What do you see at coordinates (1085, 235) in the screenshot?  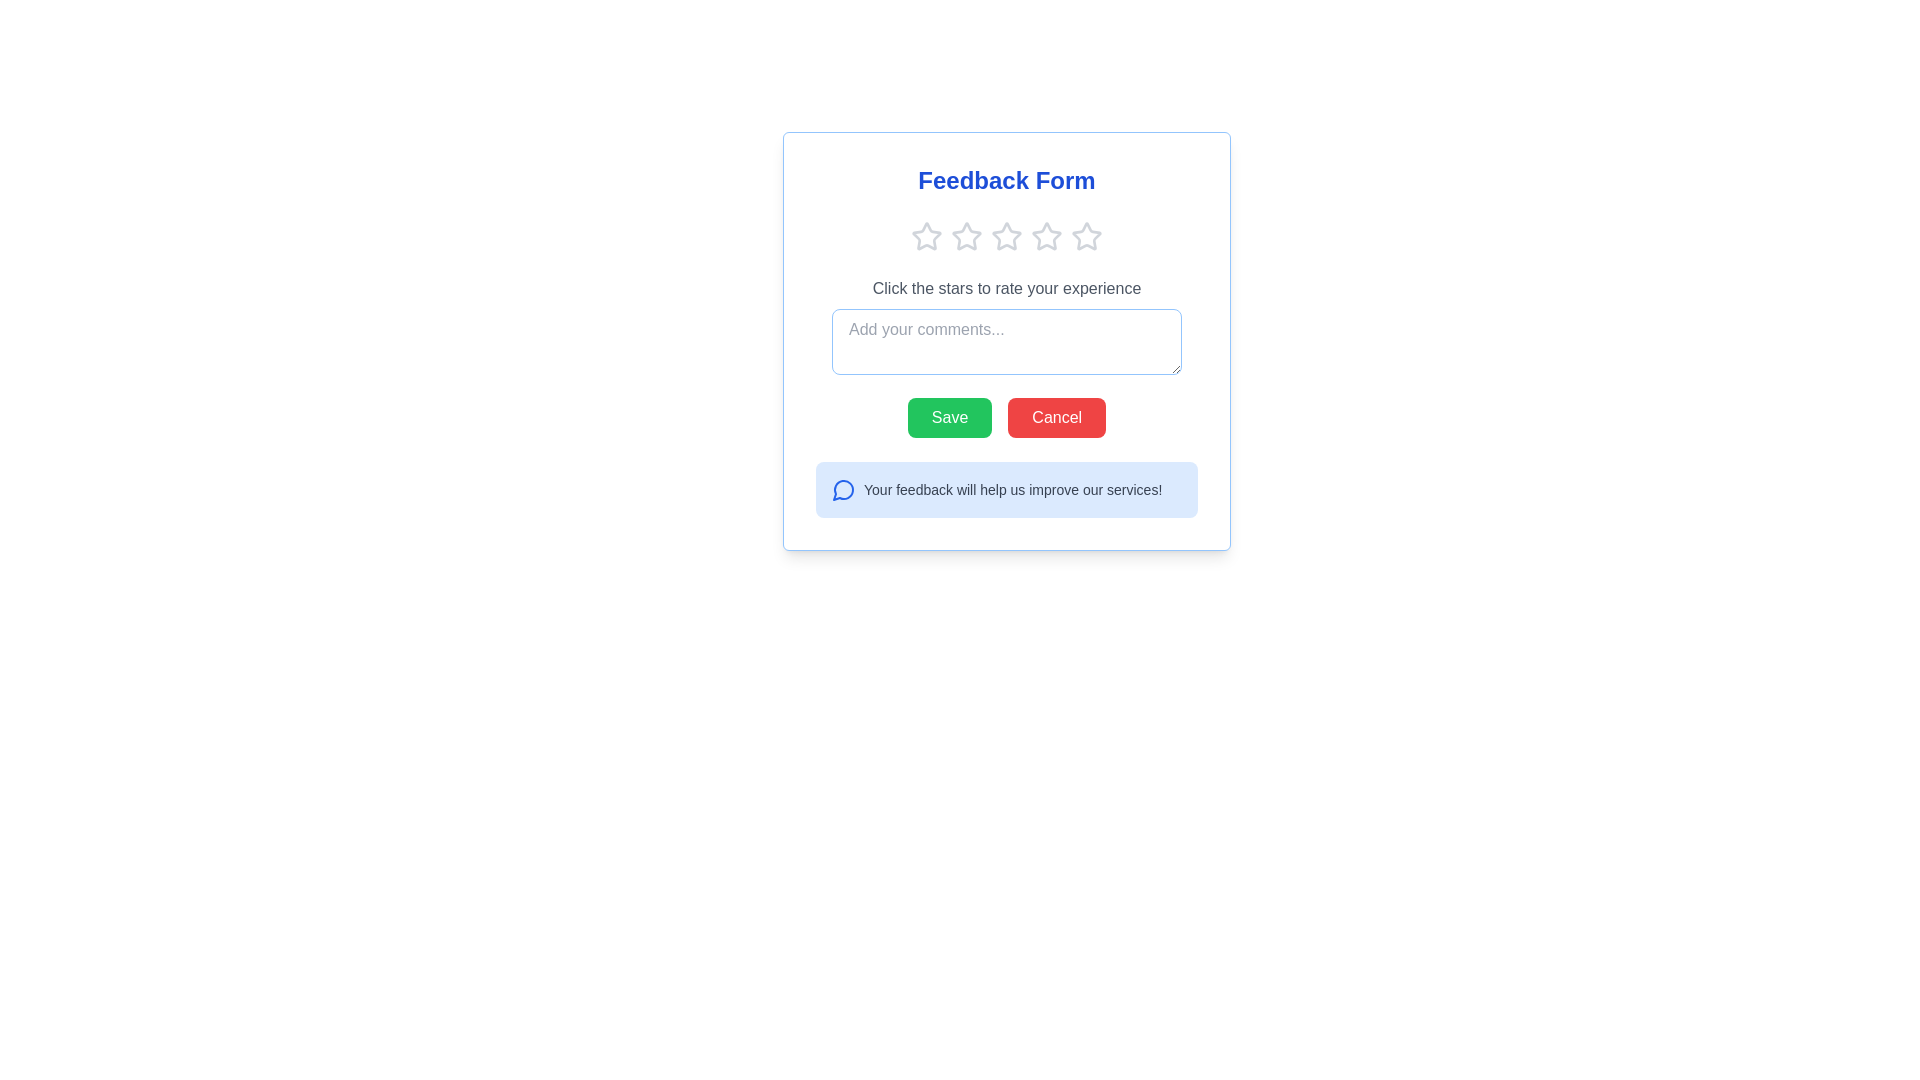 I see `the fifth star-shaped SVG icon in the rating system` at bounding box center [1085, 235].